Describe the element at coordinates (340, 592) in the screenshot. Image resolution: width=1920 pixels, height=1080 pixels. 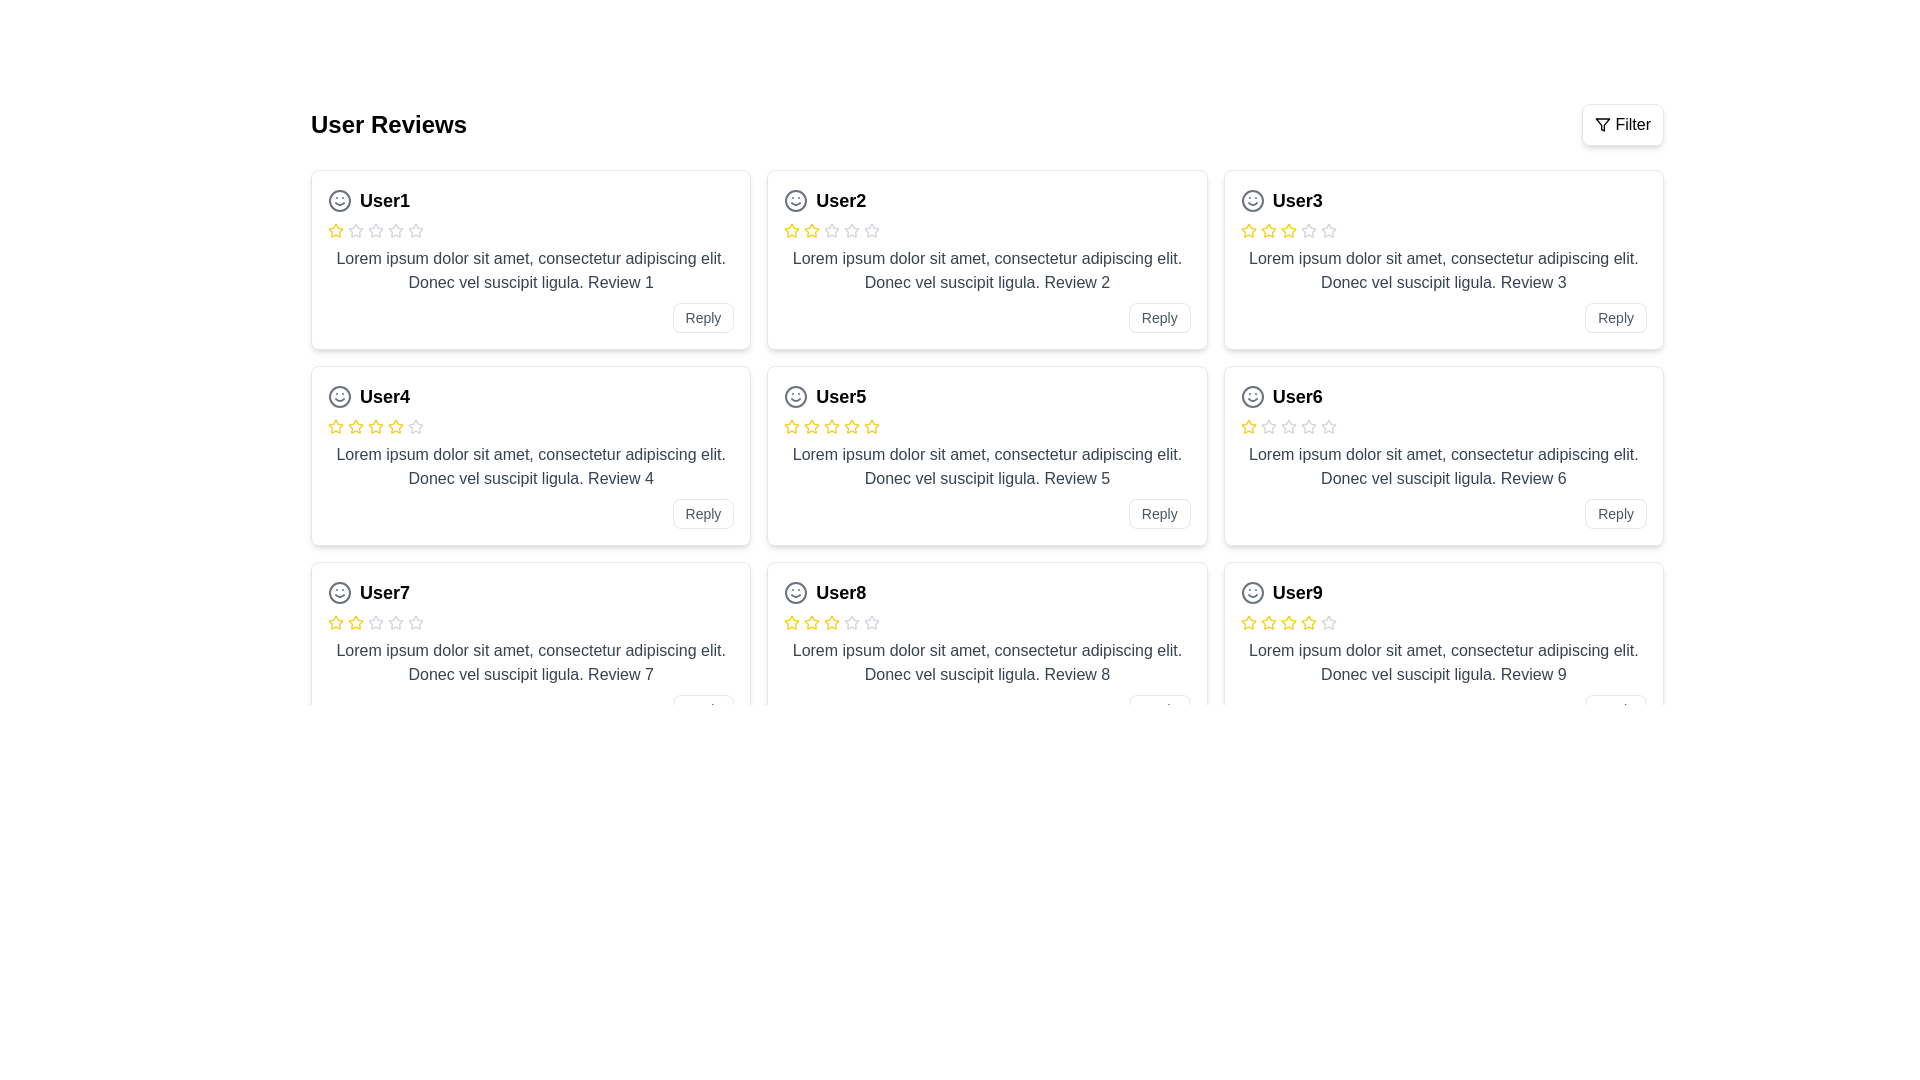
I see `the larger circle element within the smiling face illustration of the avatar icon for 'User7'` at that location.